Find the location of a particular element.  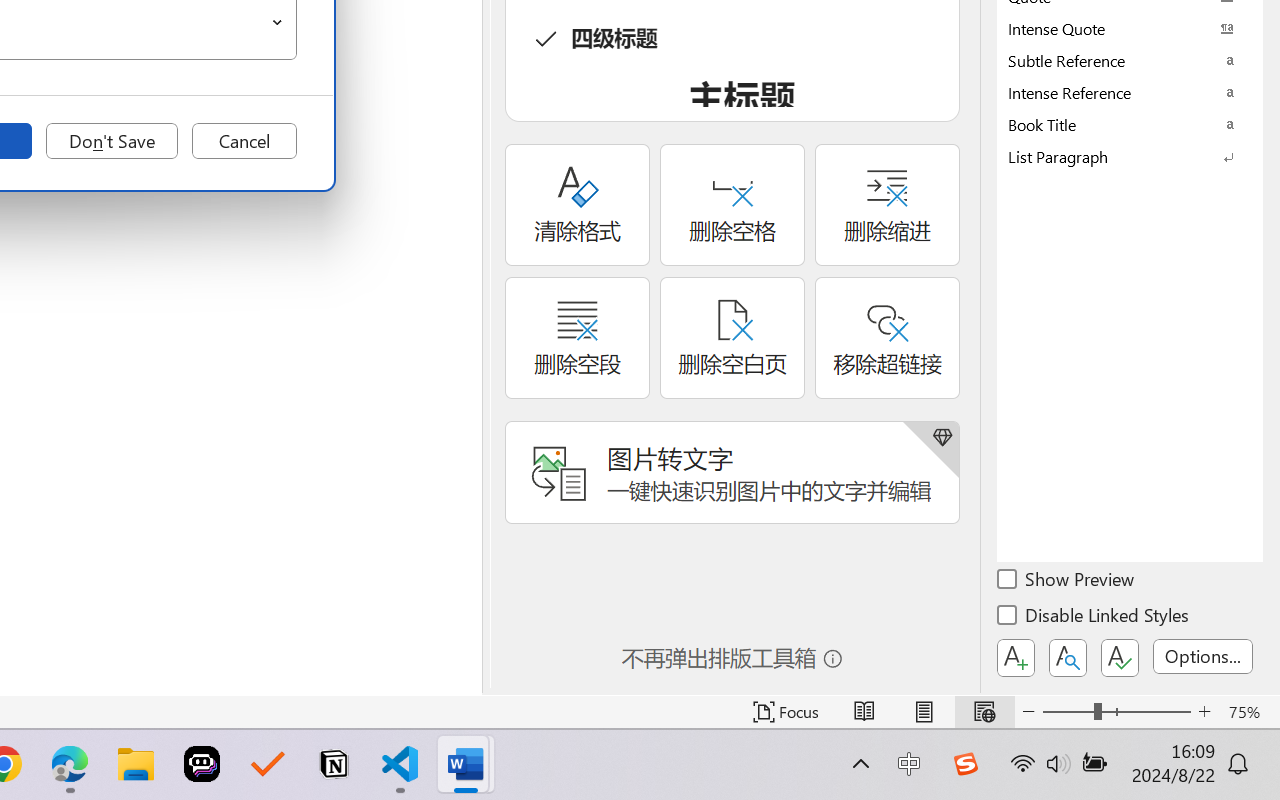

'Intense Reference' is located at coordinates (1130, 92).